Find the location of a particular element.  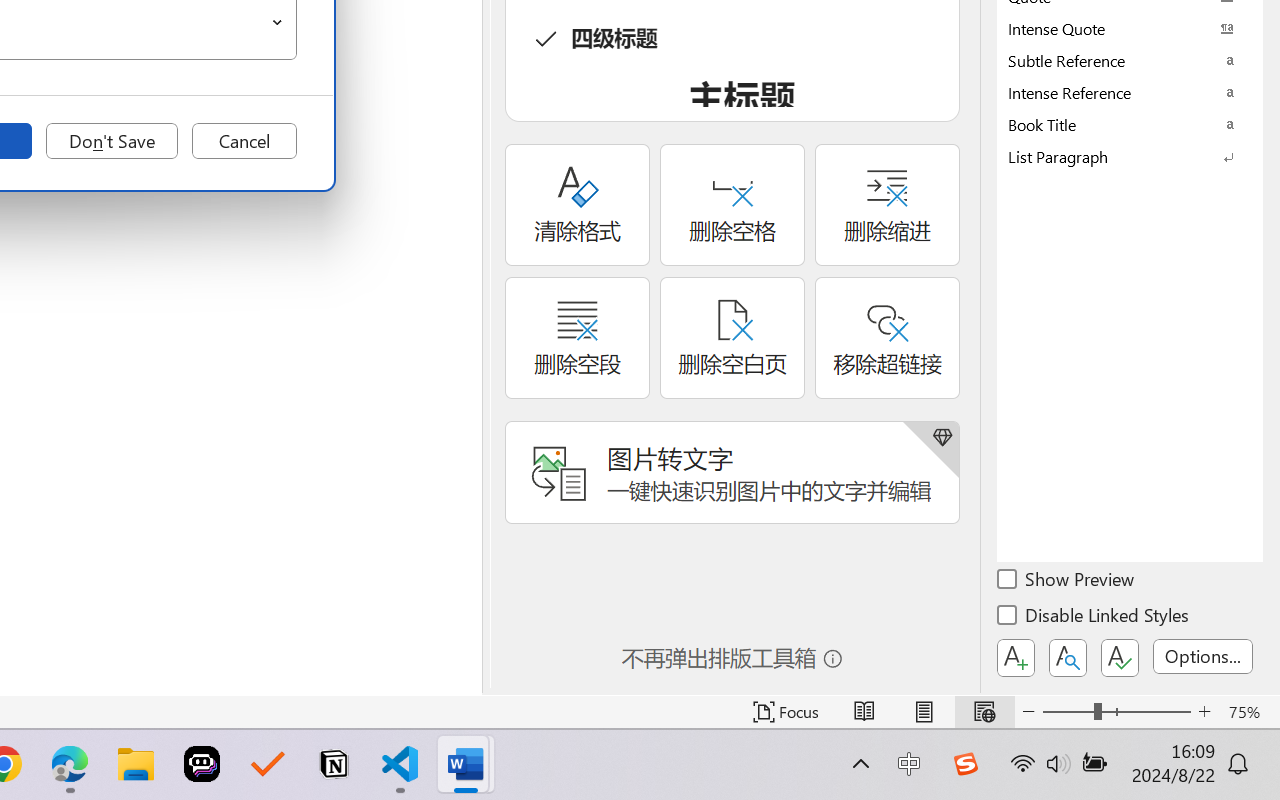

'Intense Reference' is located at coordinates (1130, 92).